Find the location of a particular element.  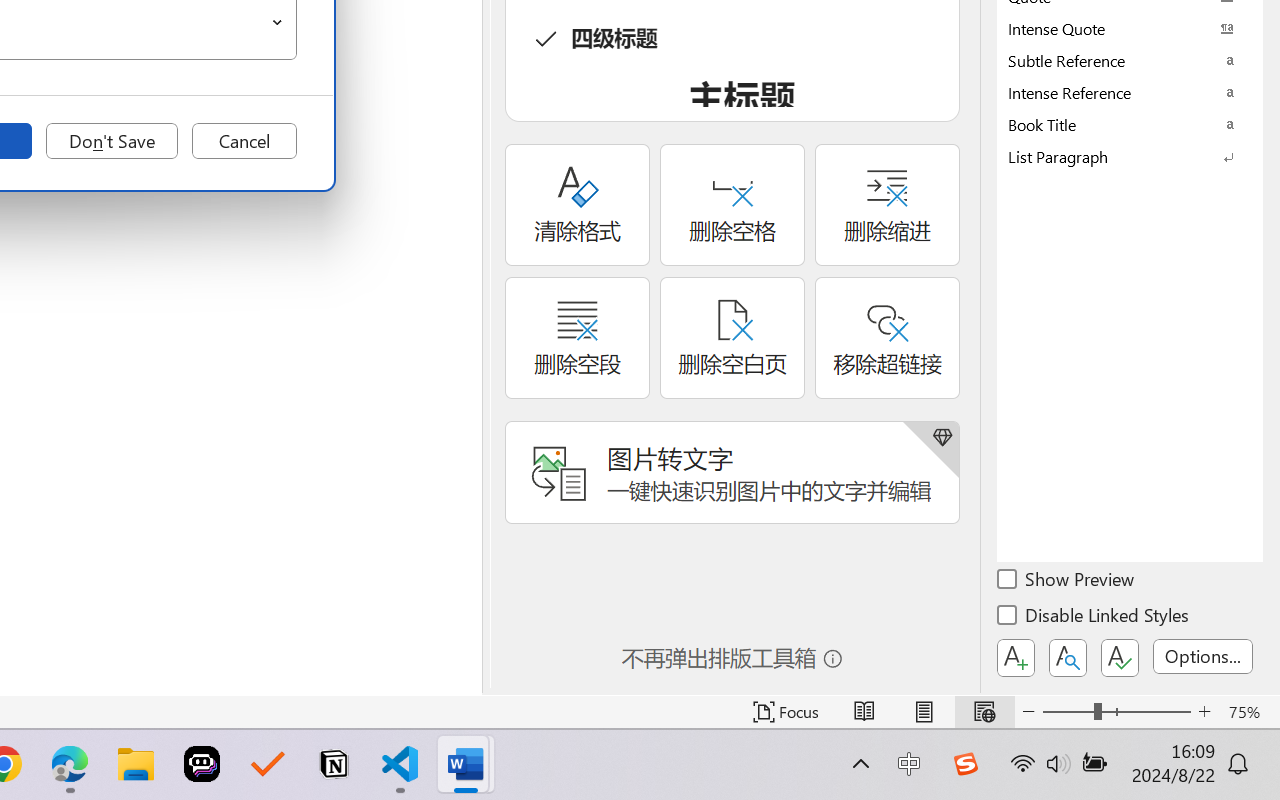

'Intense Reference' is located at coordinates (1130, 92).